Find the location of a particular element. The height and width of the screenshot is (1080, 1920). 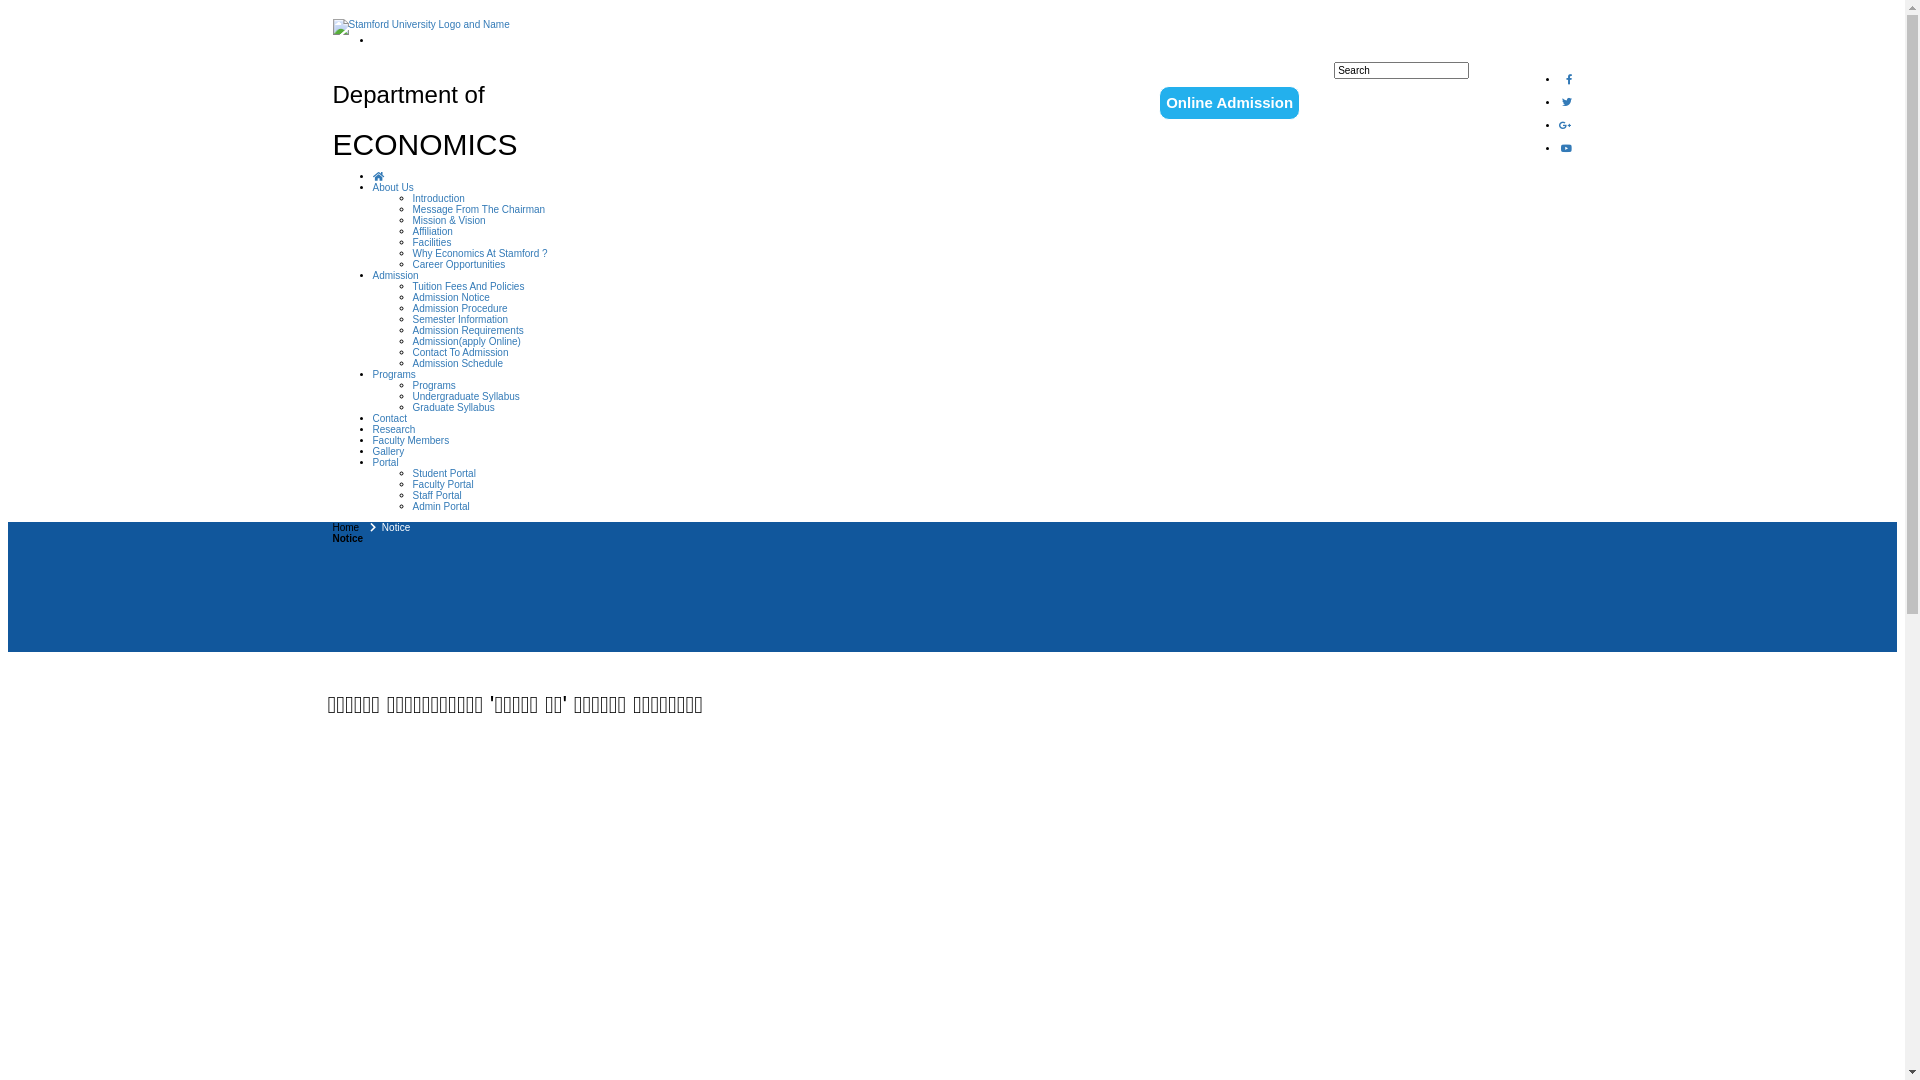

'Portal' is located at coordinates (384, 462).